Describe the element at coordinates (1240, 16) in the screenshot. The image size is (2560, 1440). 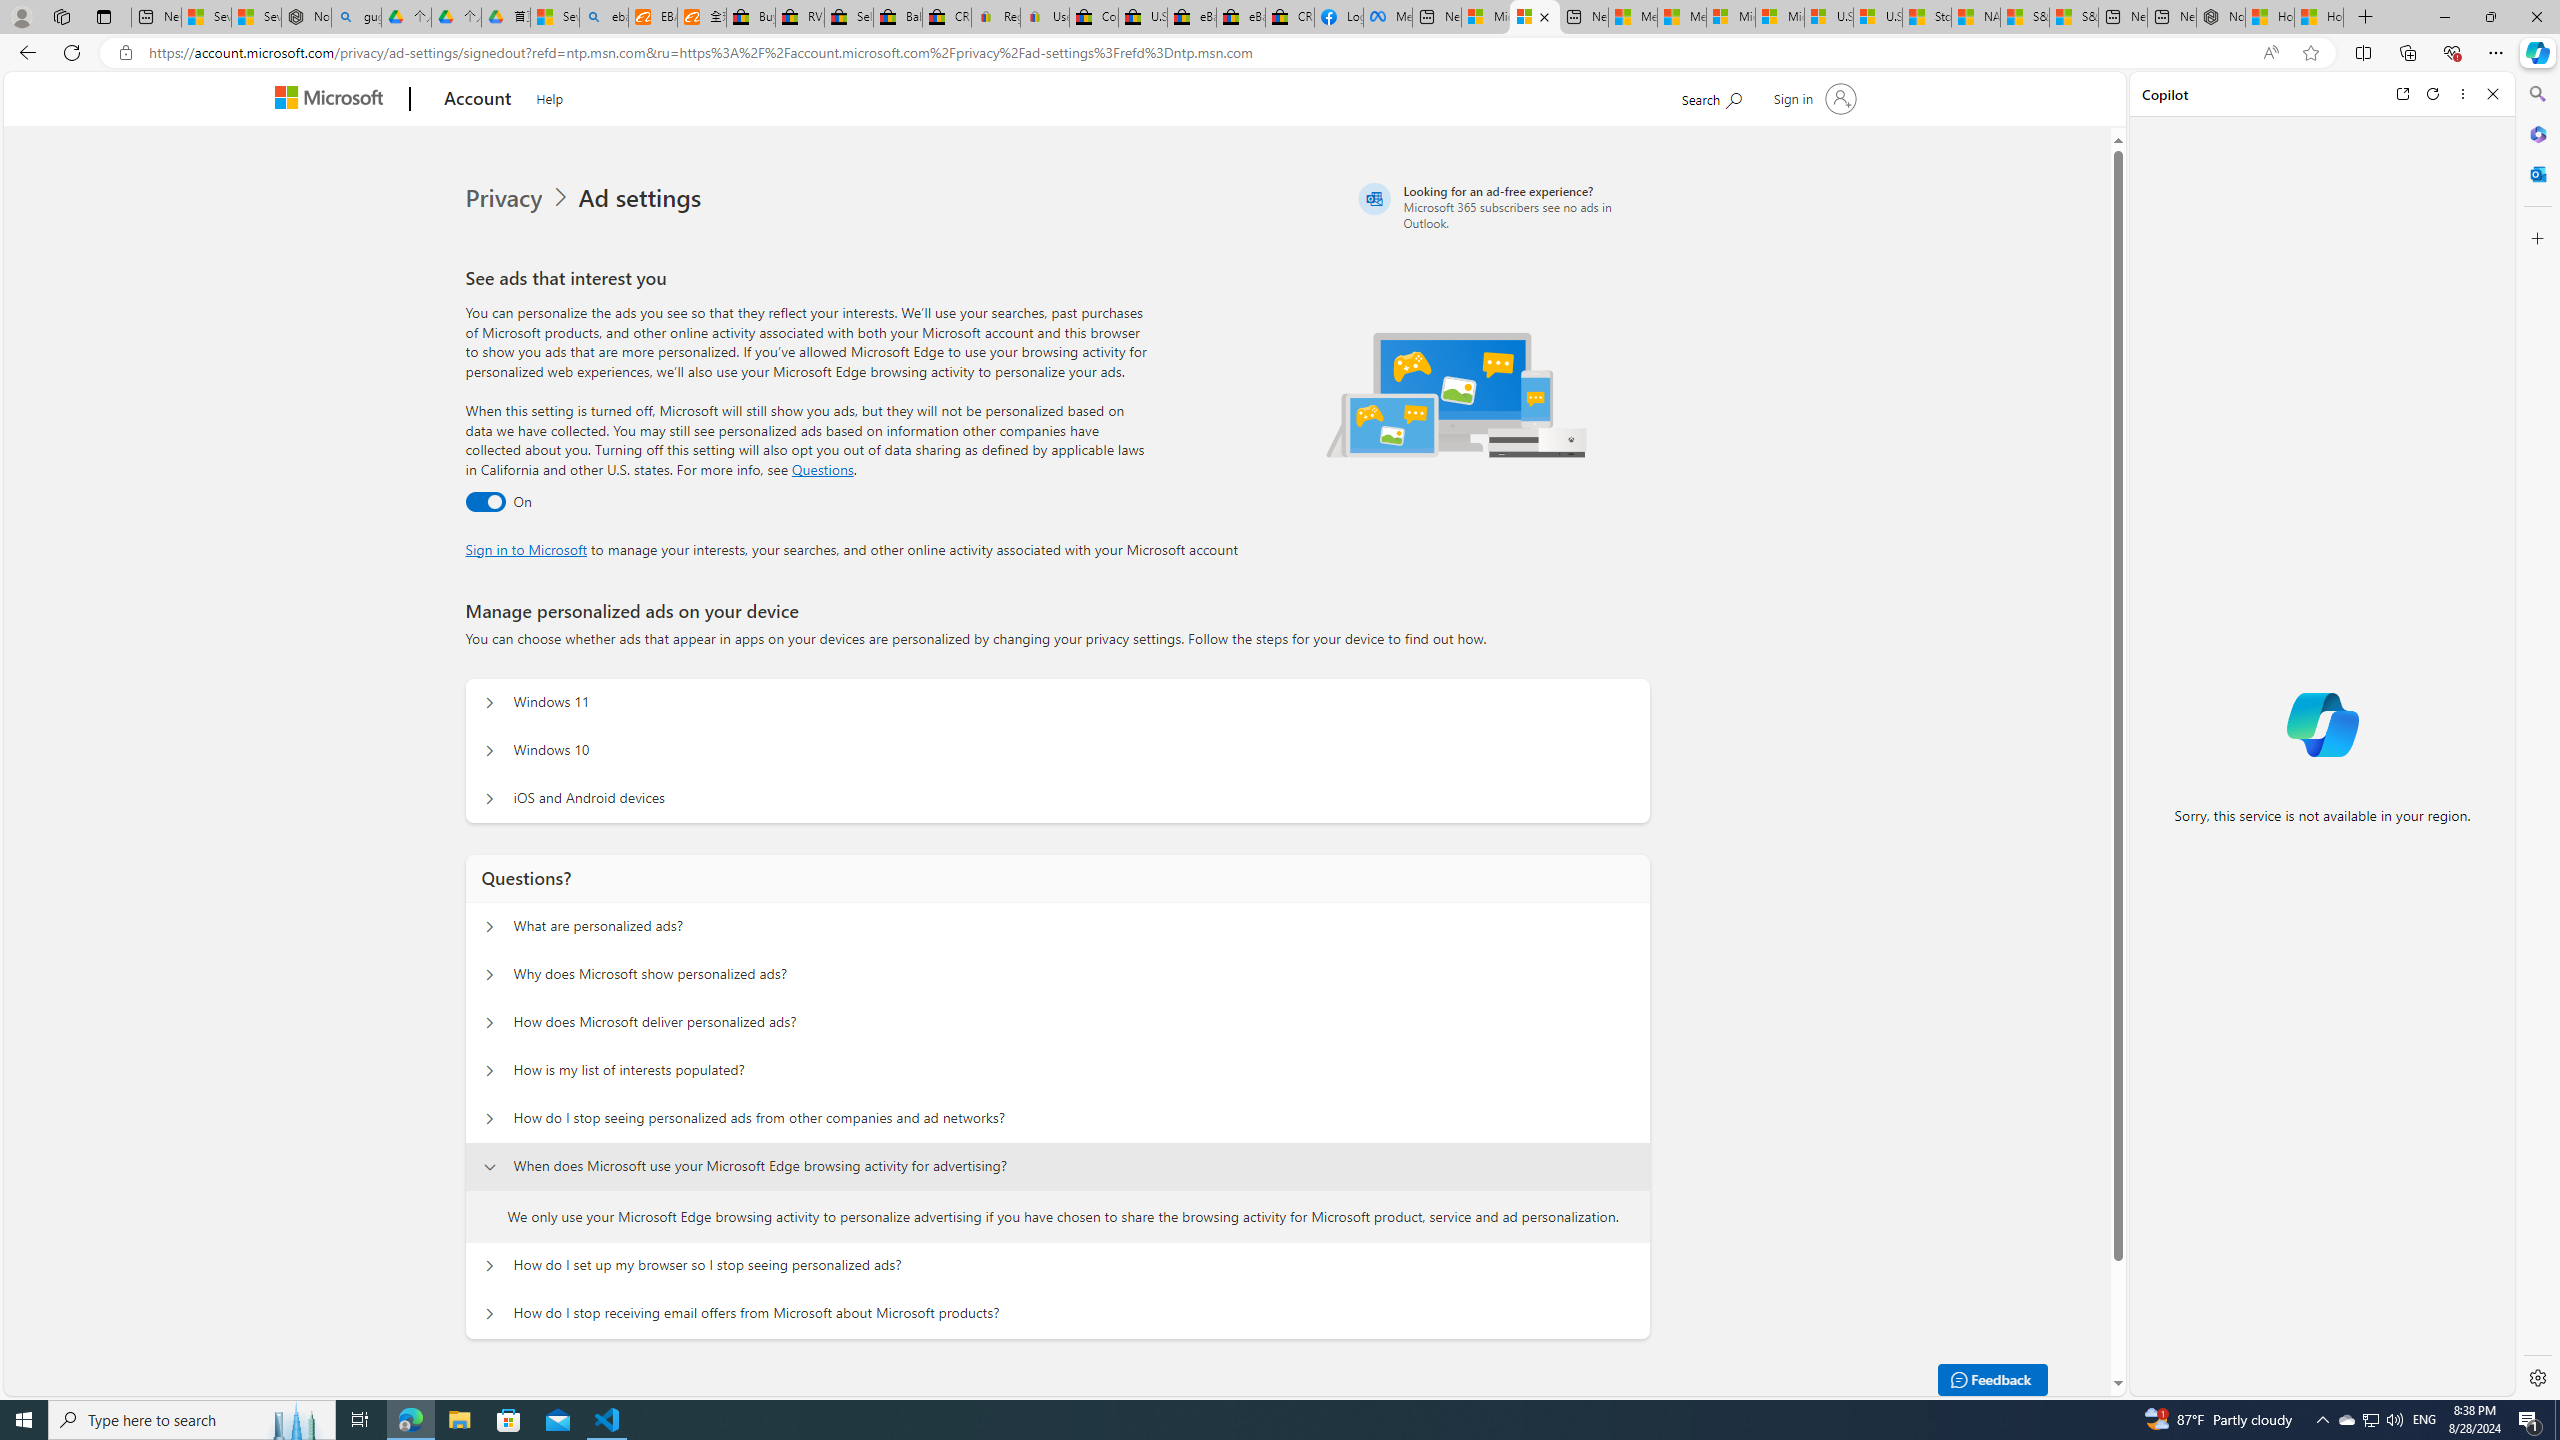
I see `'eBay Inc. Reports Third Quarter 2023 Results'` at that location.